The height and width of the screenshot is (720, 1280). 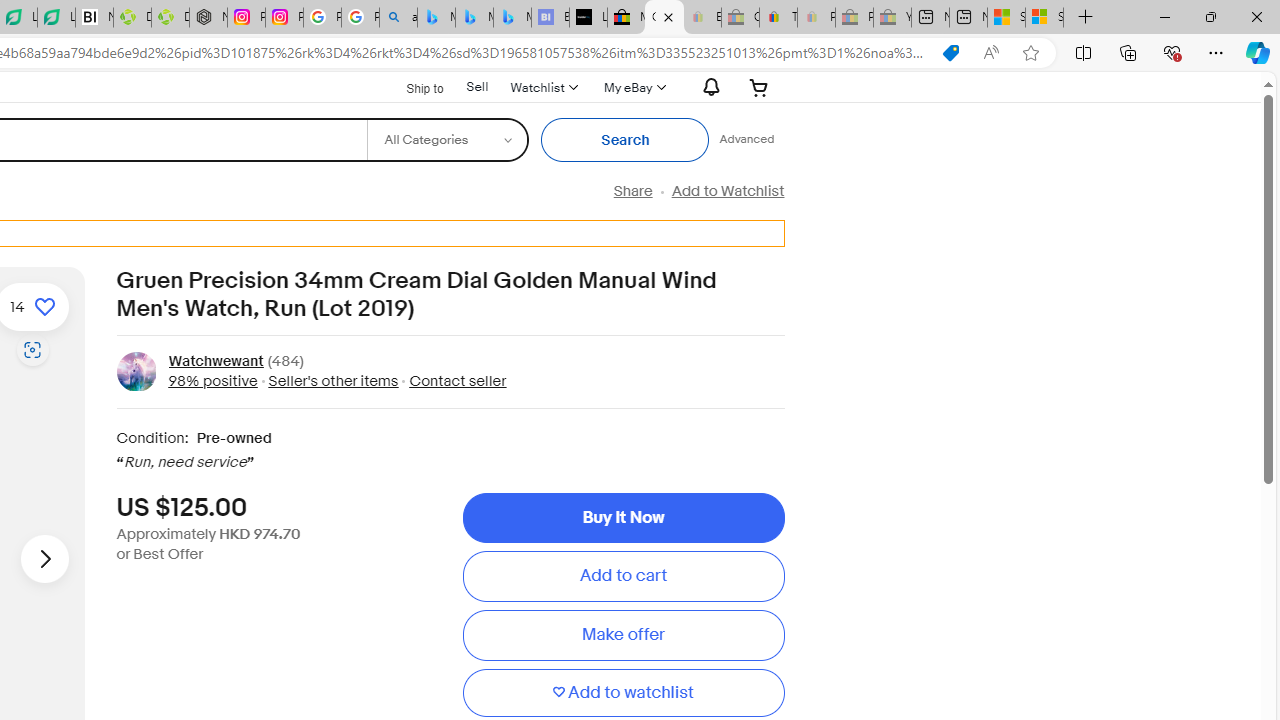 I want to click on '  Contact seller', so click(x=451, y=380).